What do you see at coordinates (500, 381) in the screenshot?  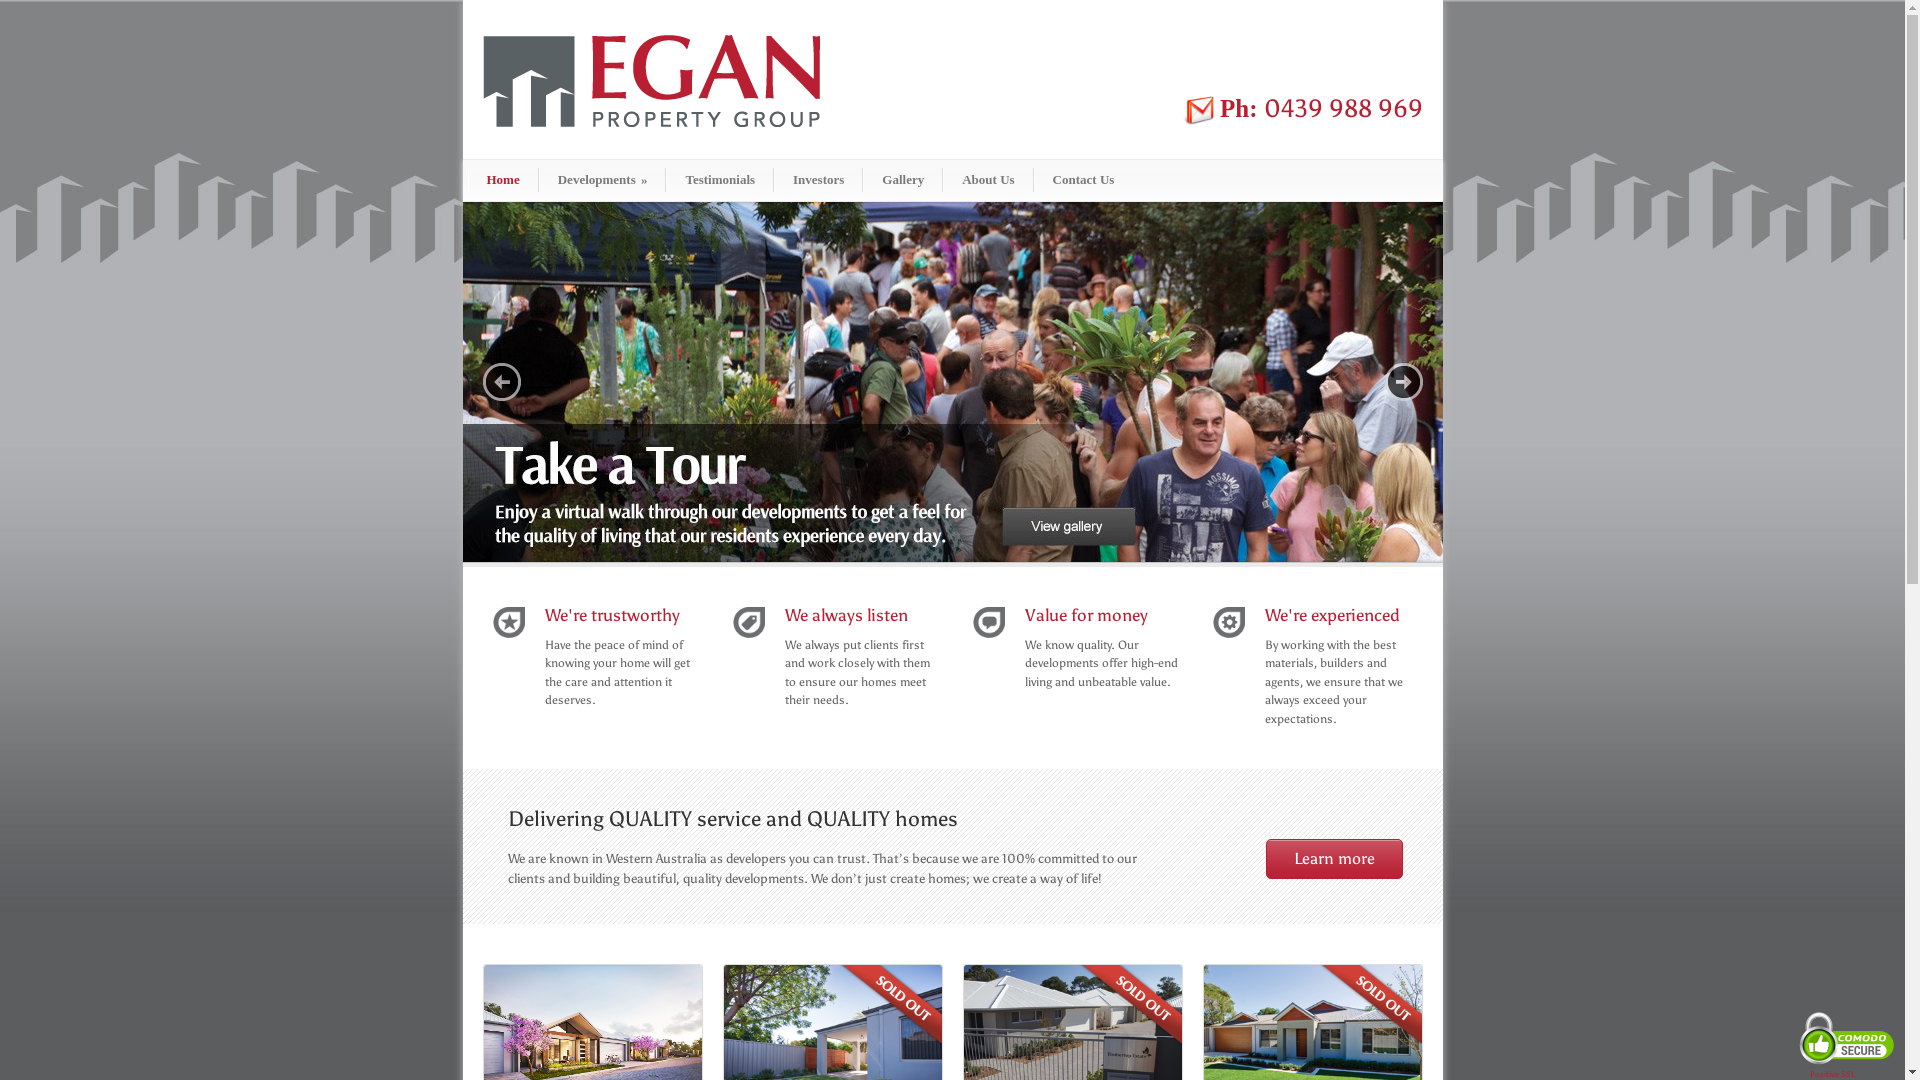 I see `'Previous'` at bounding box center [500, 381].